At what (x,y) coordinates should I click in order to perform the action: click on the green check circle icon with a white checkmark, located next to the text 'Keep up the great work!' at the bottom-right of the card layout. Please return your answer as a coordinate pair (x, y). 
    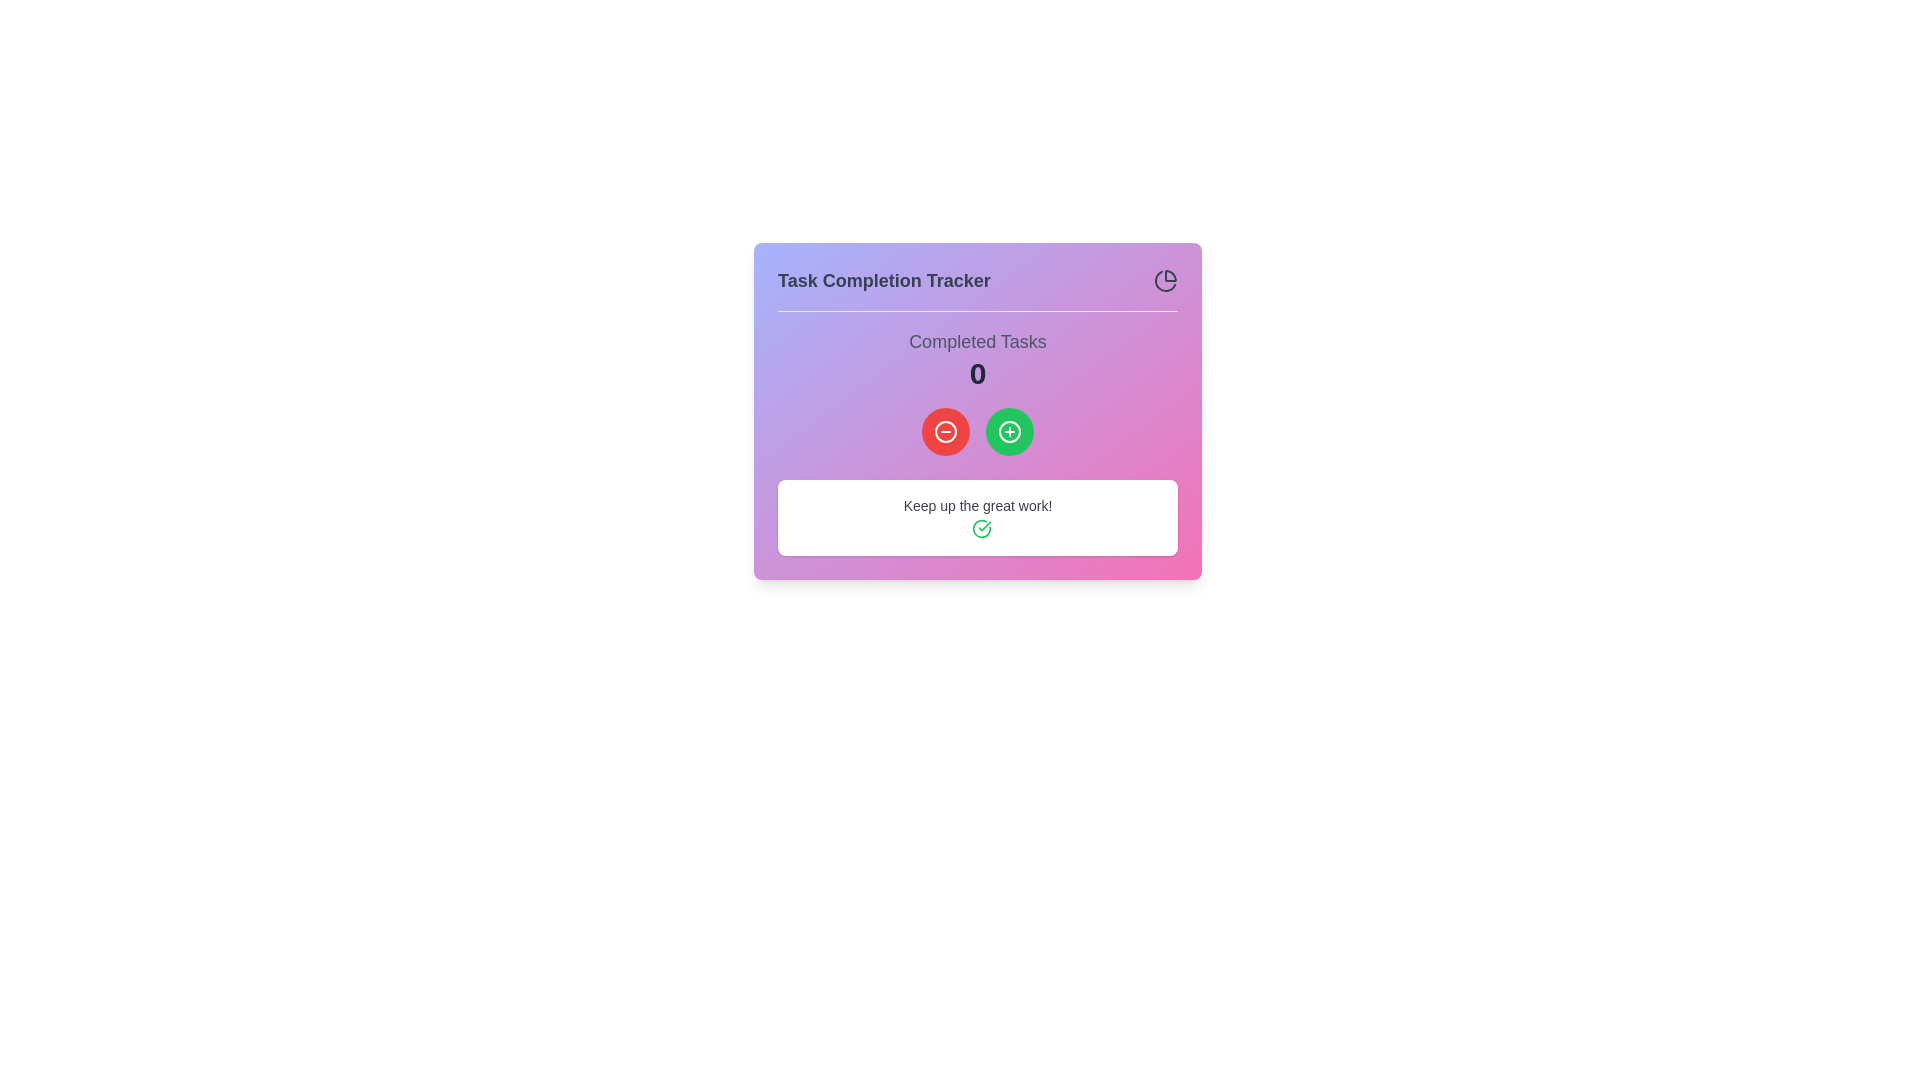
    Looking at the image, I should click on (982, 527).